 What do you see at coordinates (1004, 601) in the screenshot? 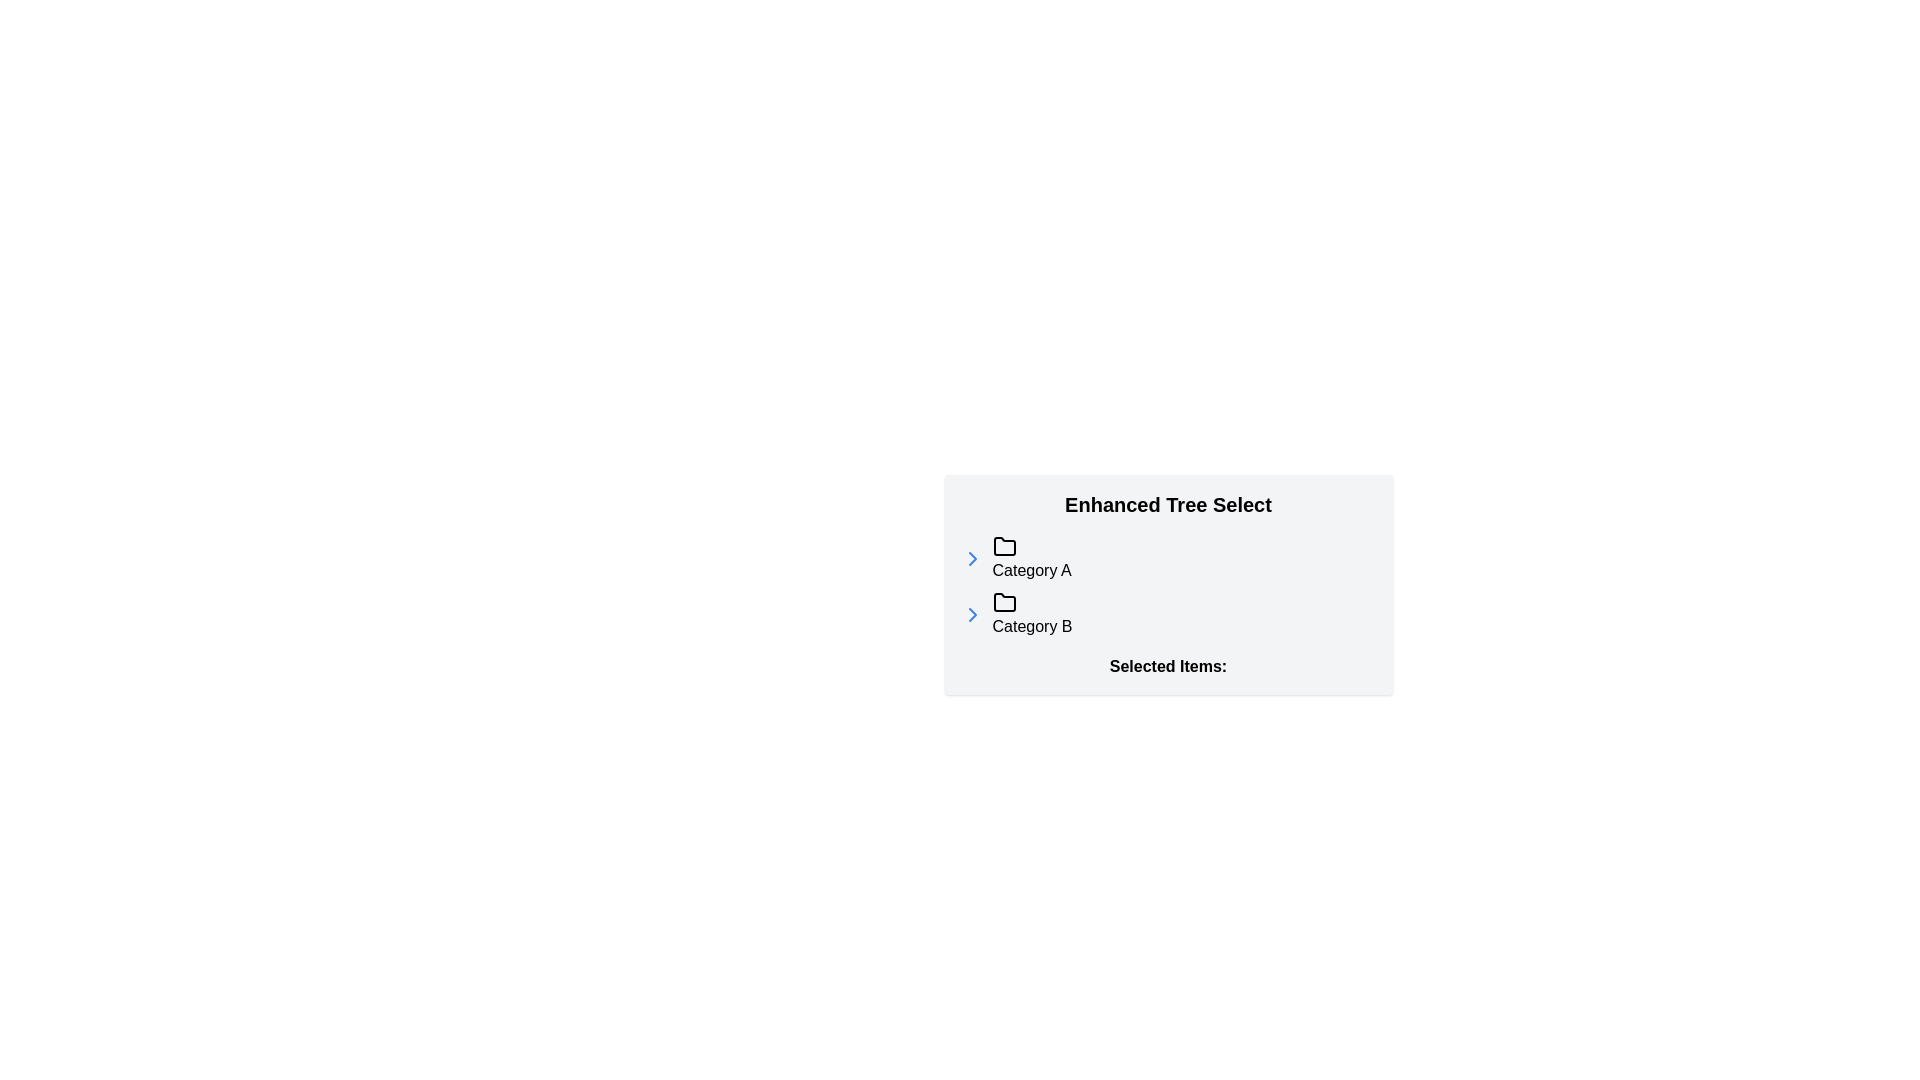
I see `the folder icon, which is visually styled with a thin black outline and positioned next to the text 'Category B' in the hierarchical list` at bounding box center [1004, 601].